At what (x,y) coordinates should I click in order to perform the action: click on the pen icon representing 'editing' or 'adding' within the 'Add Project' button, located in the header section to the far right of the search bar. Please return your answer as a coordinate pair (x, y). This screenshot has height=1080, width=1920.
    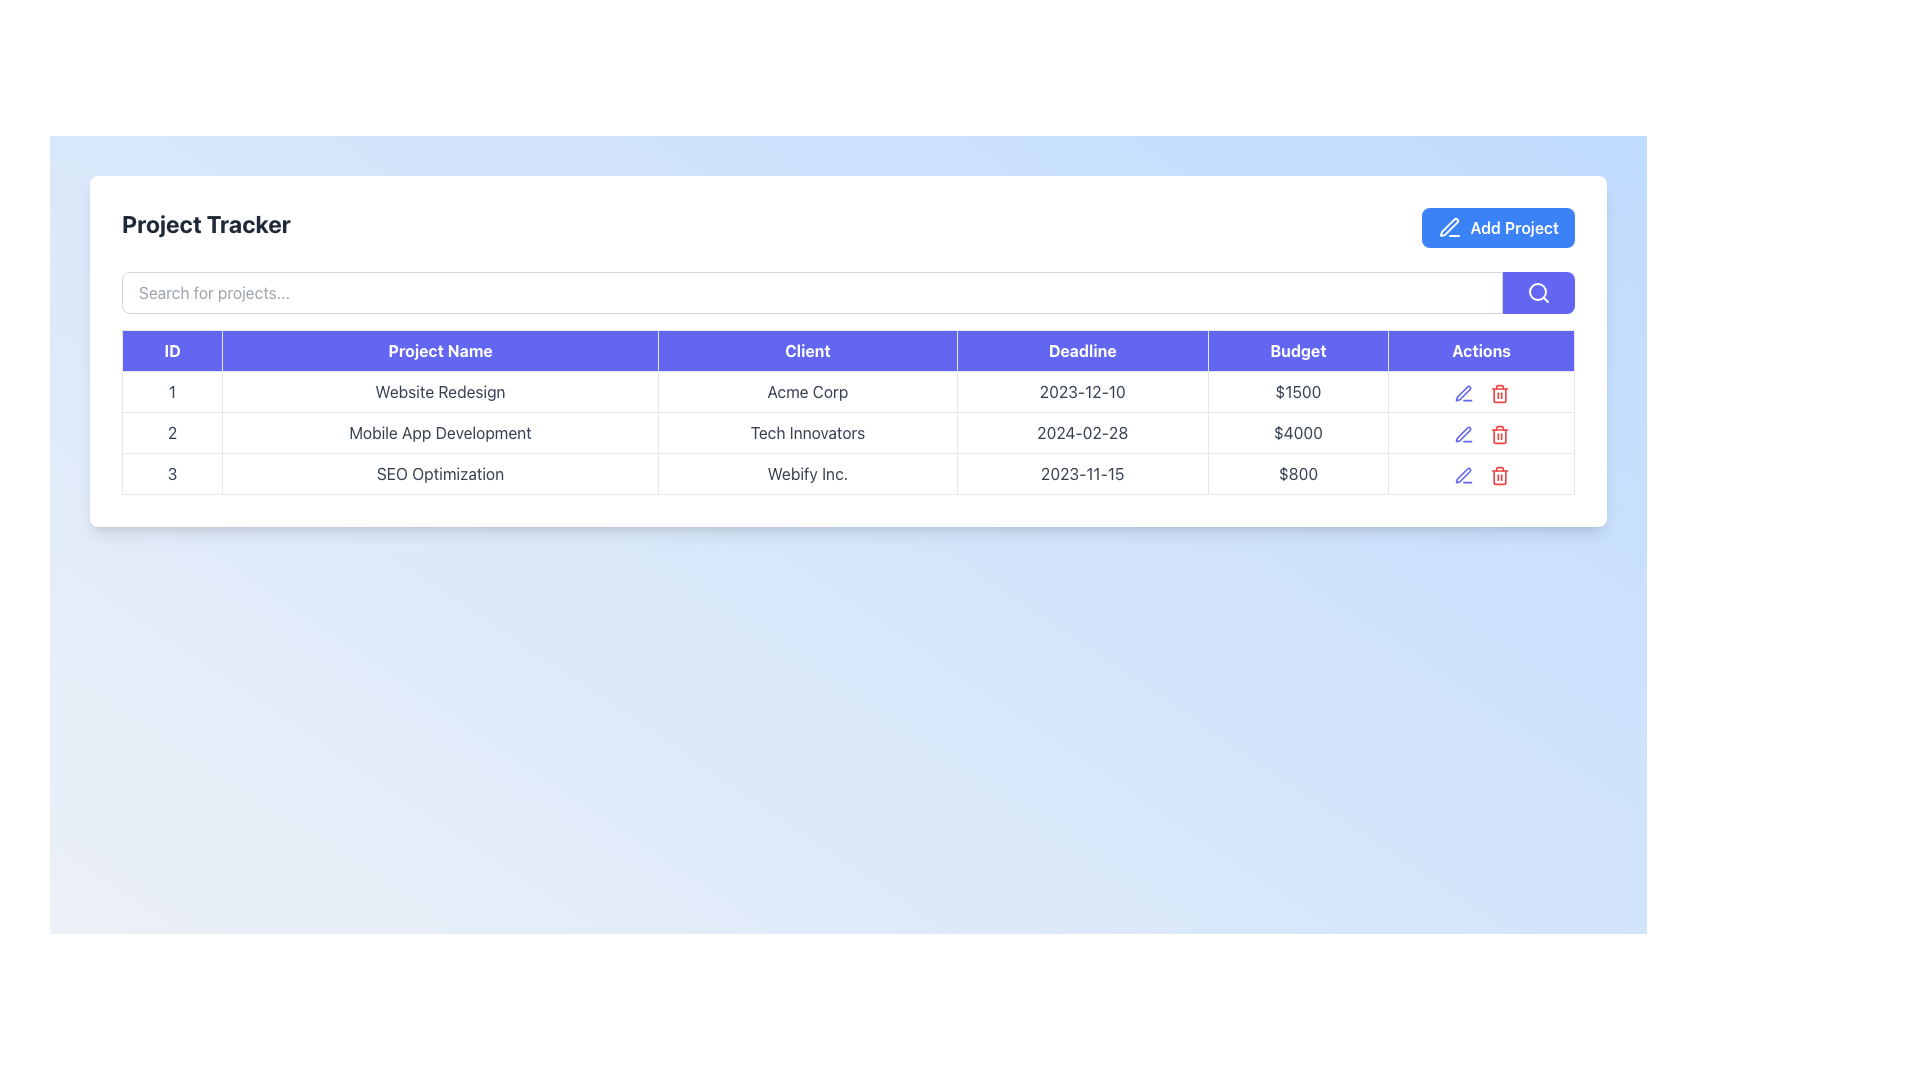
    Looking at the image, I should click on (1449, 226).